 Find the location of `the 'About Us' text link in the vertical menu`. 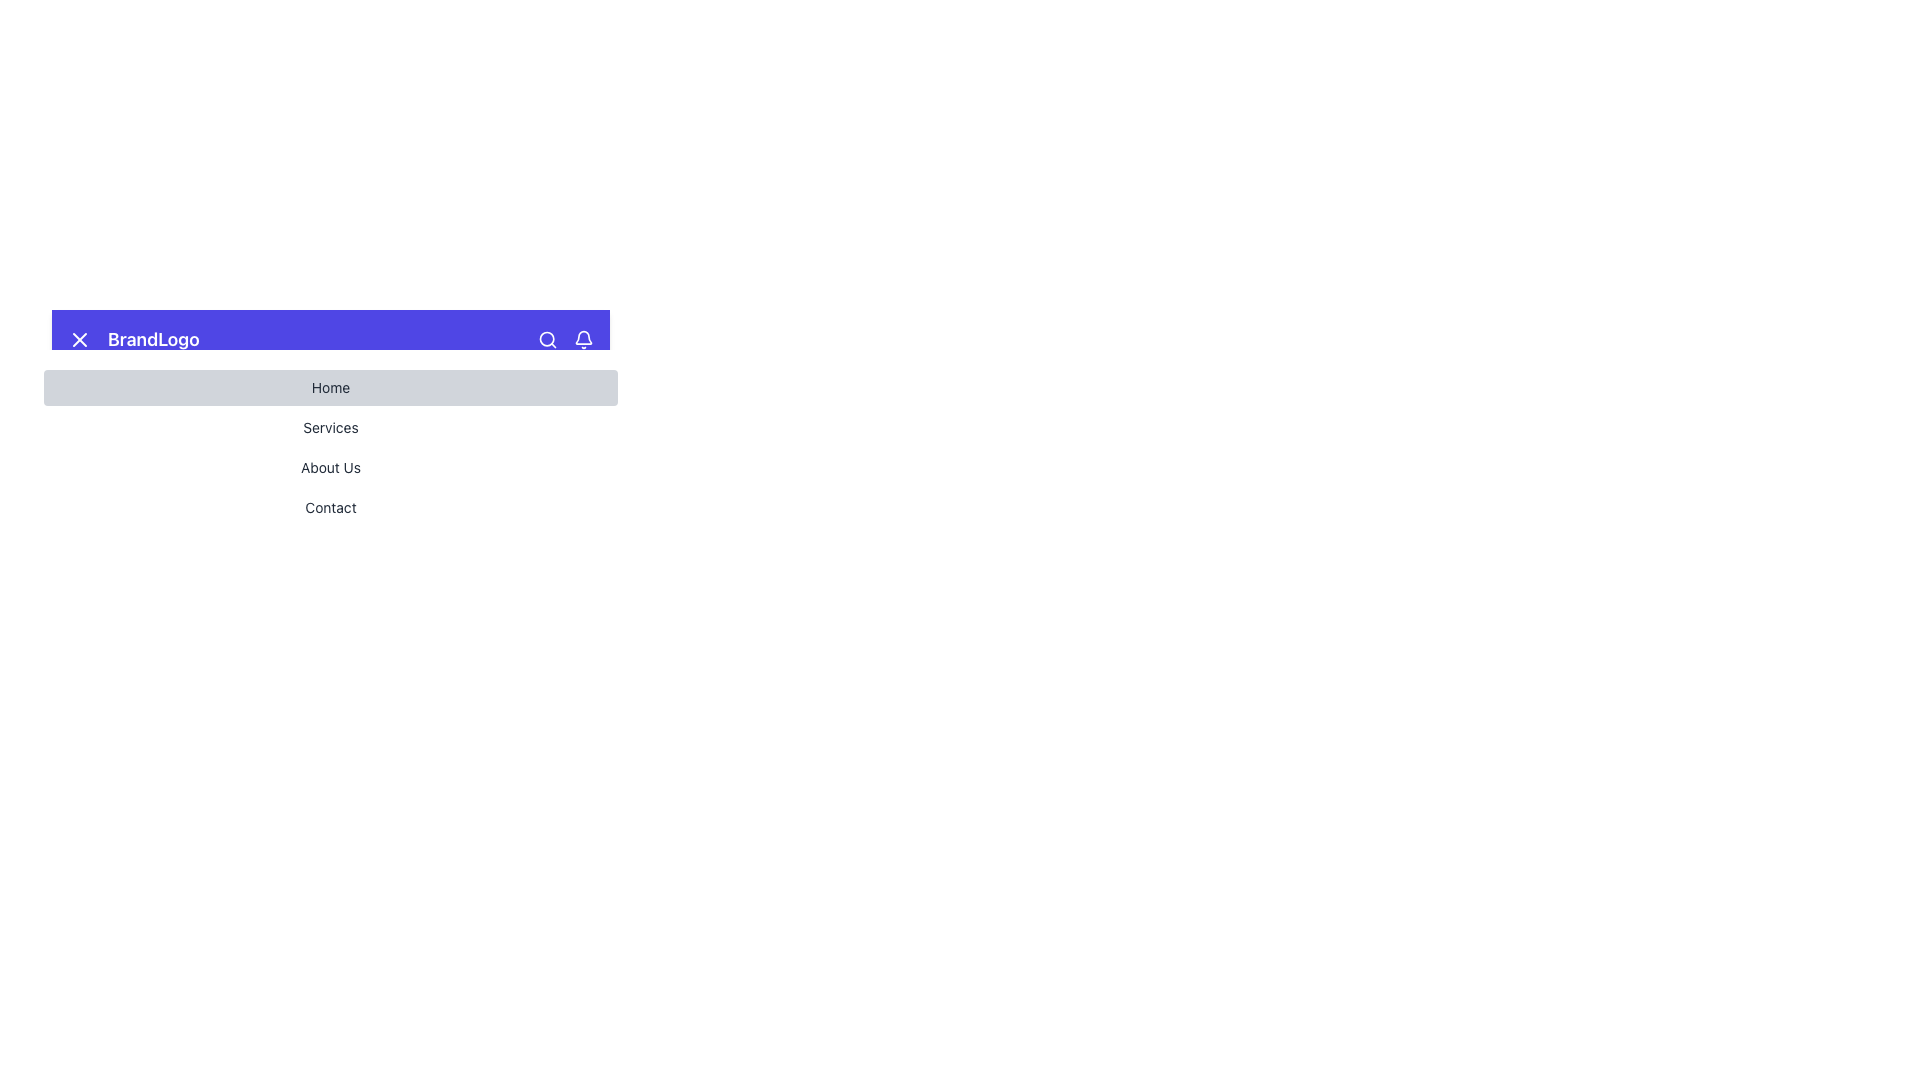

the 'About Us' text link in the vertical menu is located at coordinates (331, 467).